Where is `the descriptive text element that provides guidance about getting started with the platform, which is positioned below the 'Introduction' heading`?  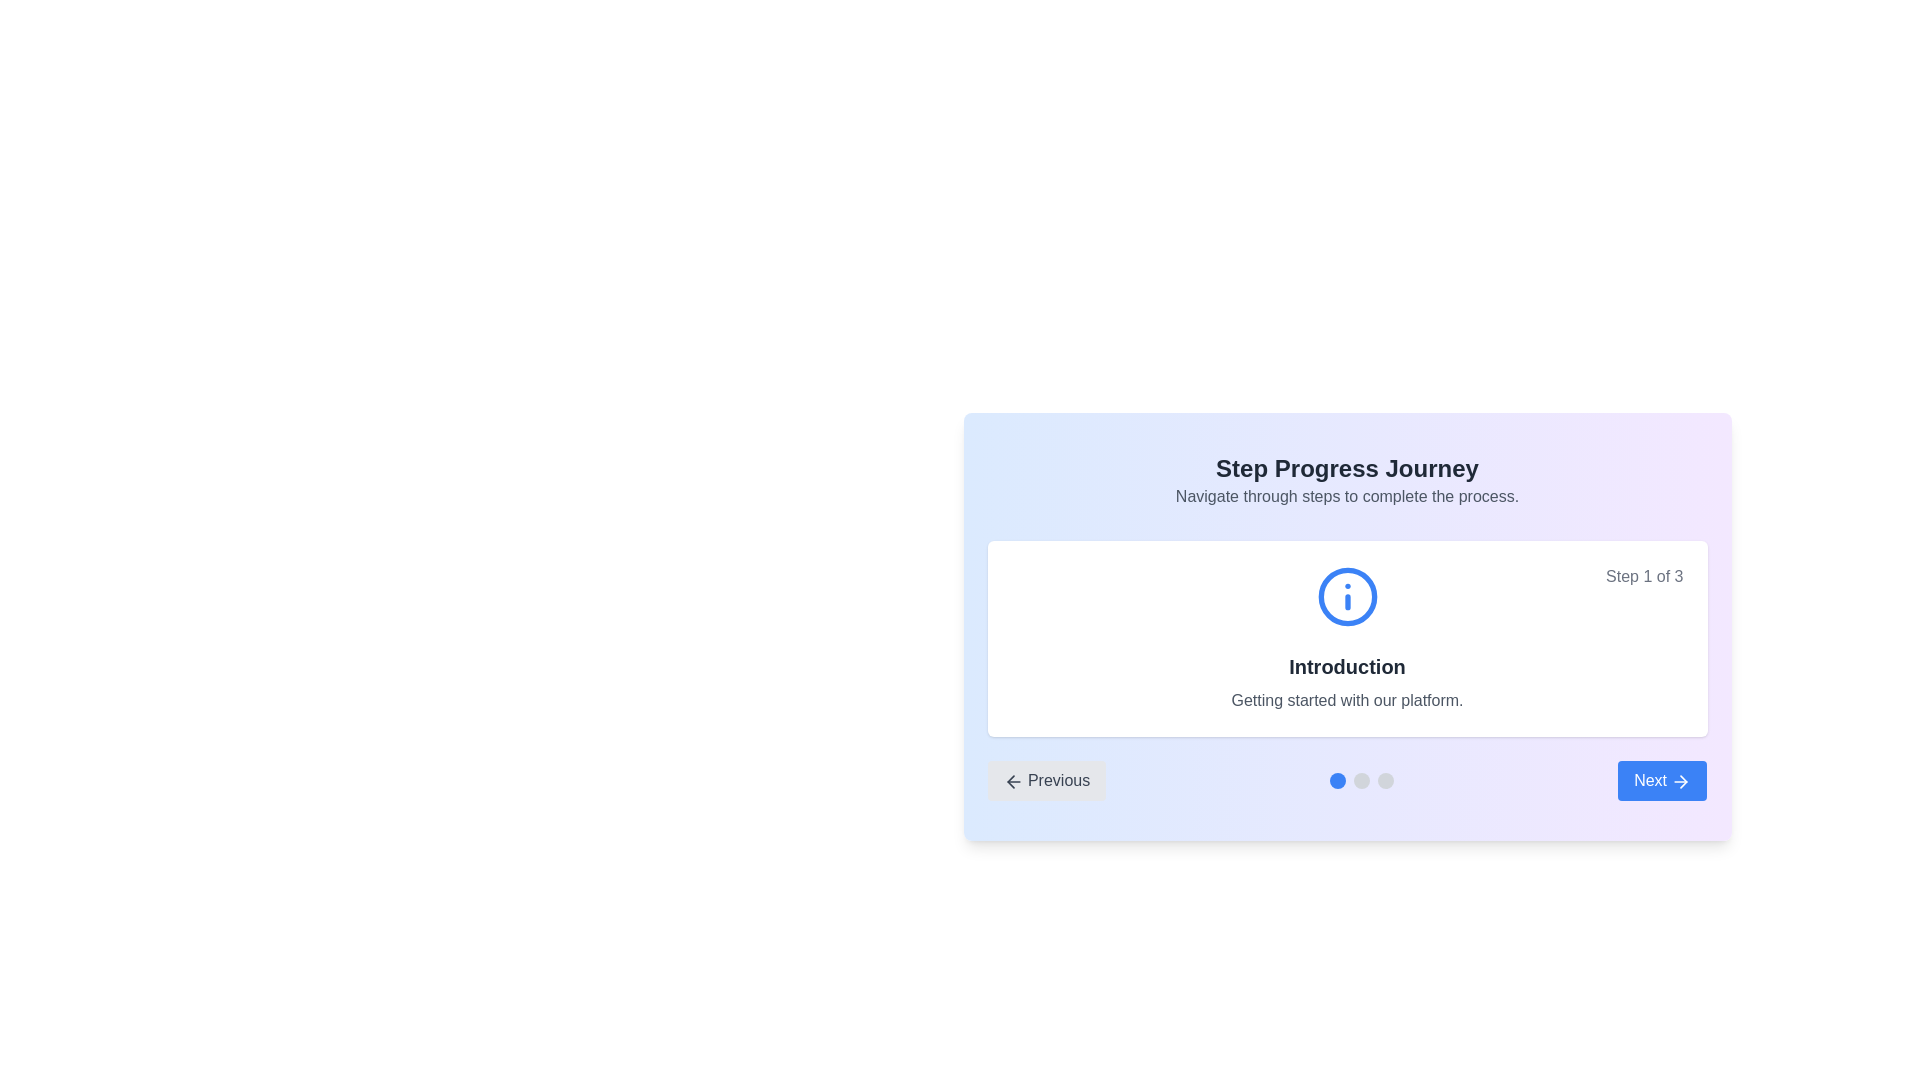 the descriptive text element that provides guidance about getting started with the platform, which is positioned below the 'Introduction' heading is located at coordinates (1347, 700).